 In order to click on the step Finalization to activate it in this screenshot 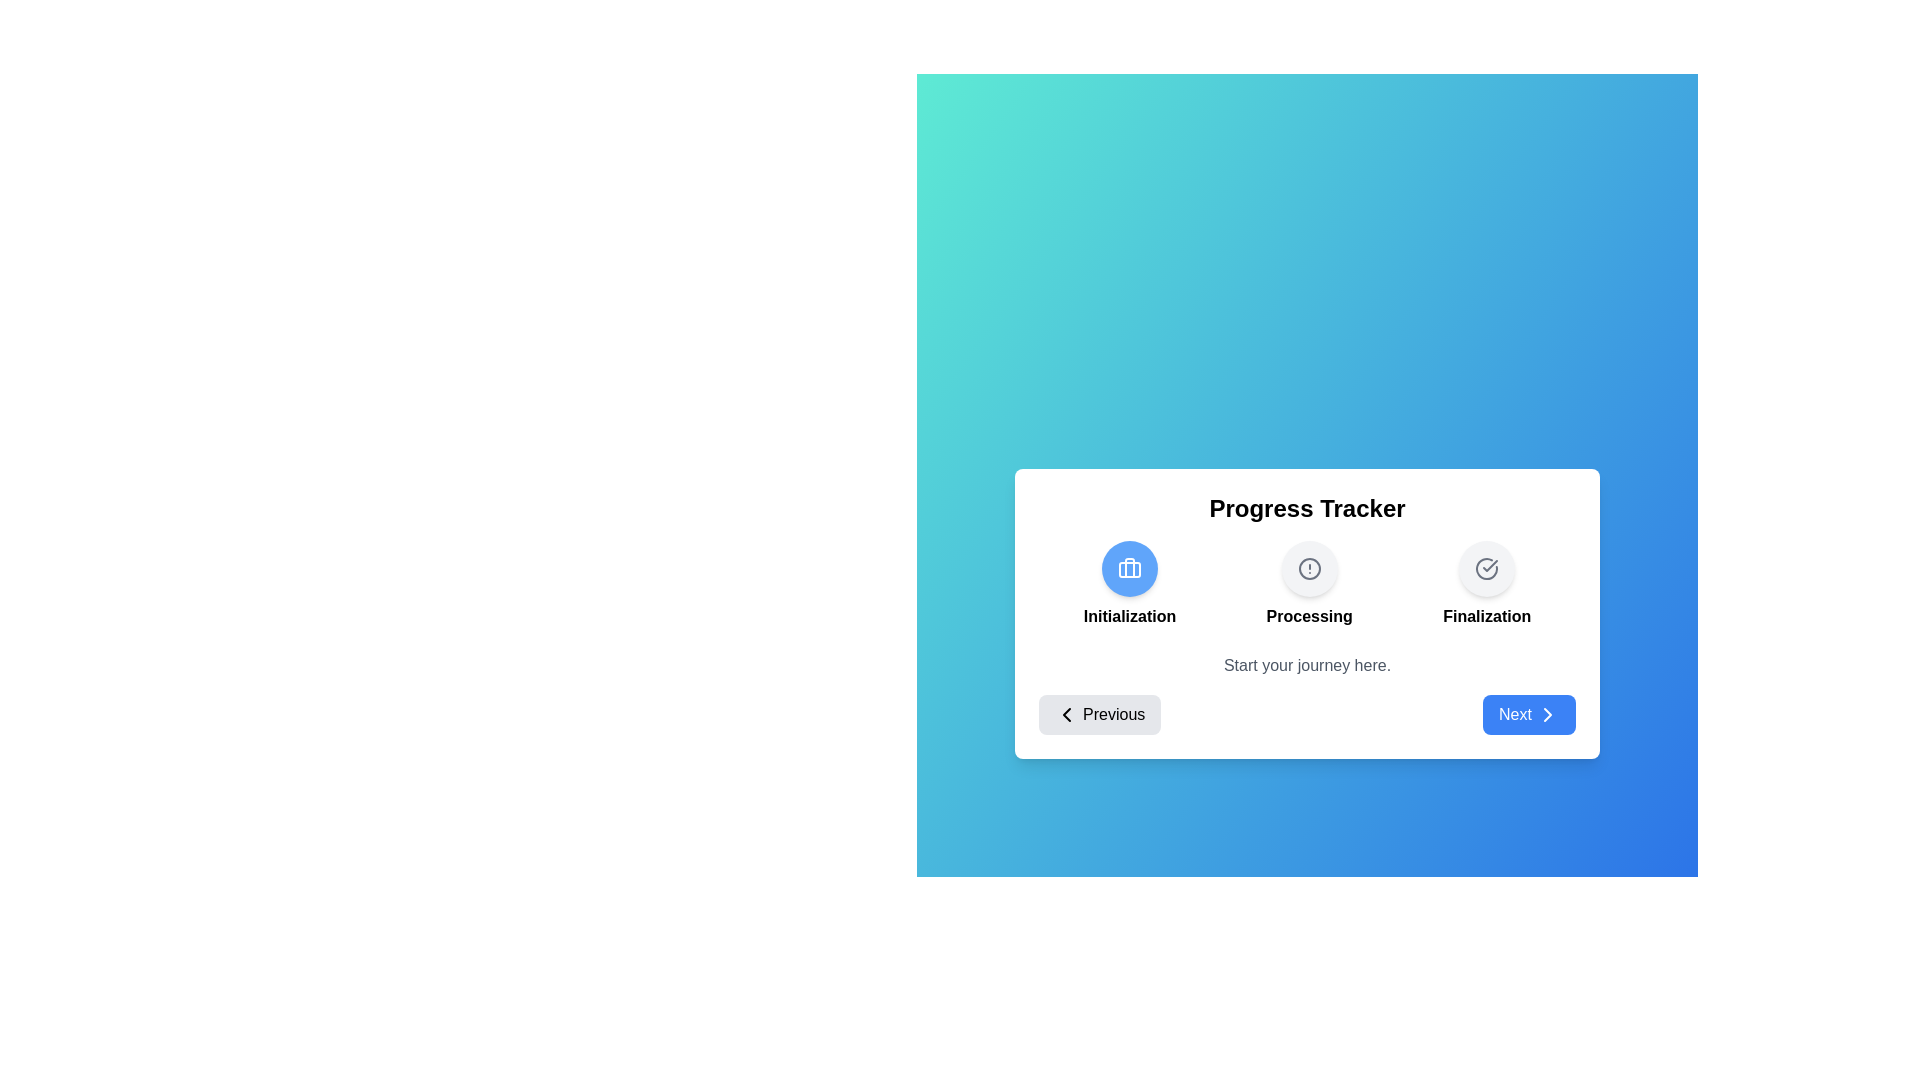, I will do `click(1487, 568)`.